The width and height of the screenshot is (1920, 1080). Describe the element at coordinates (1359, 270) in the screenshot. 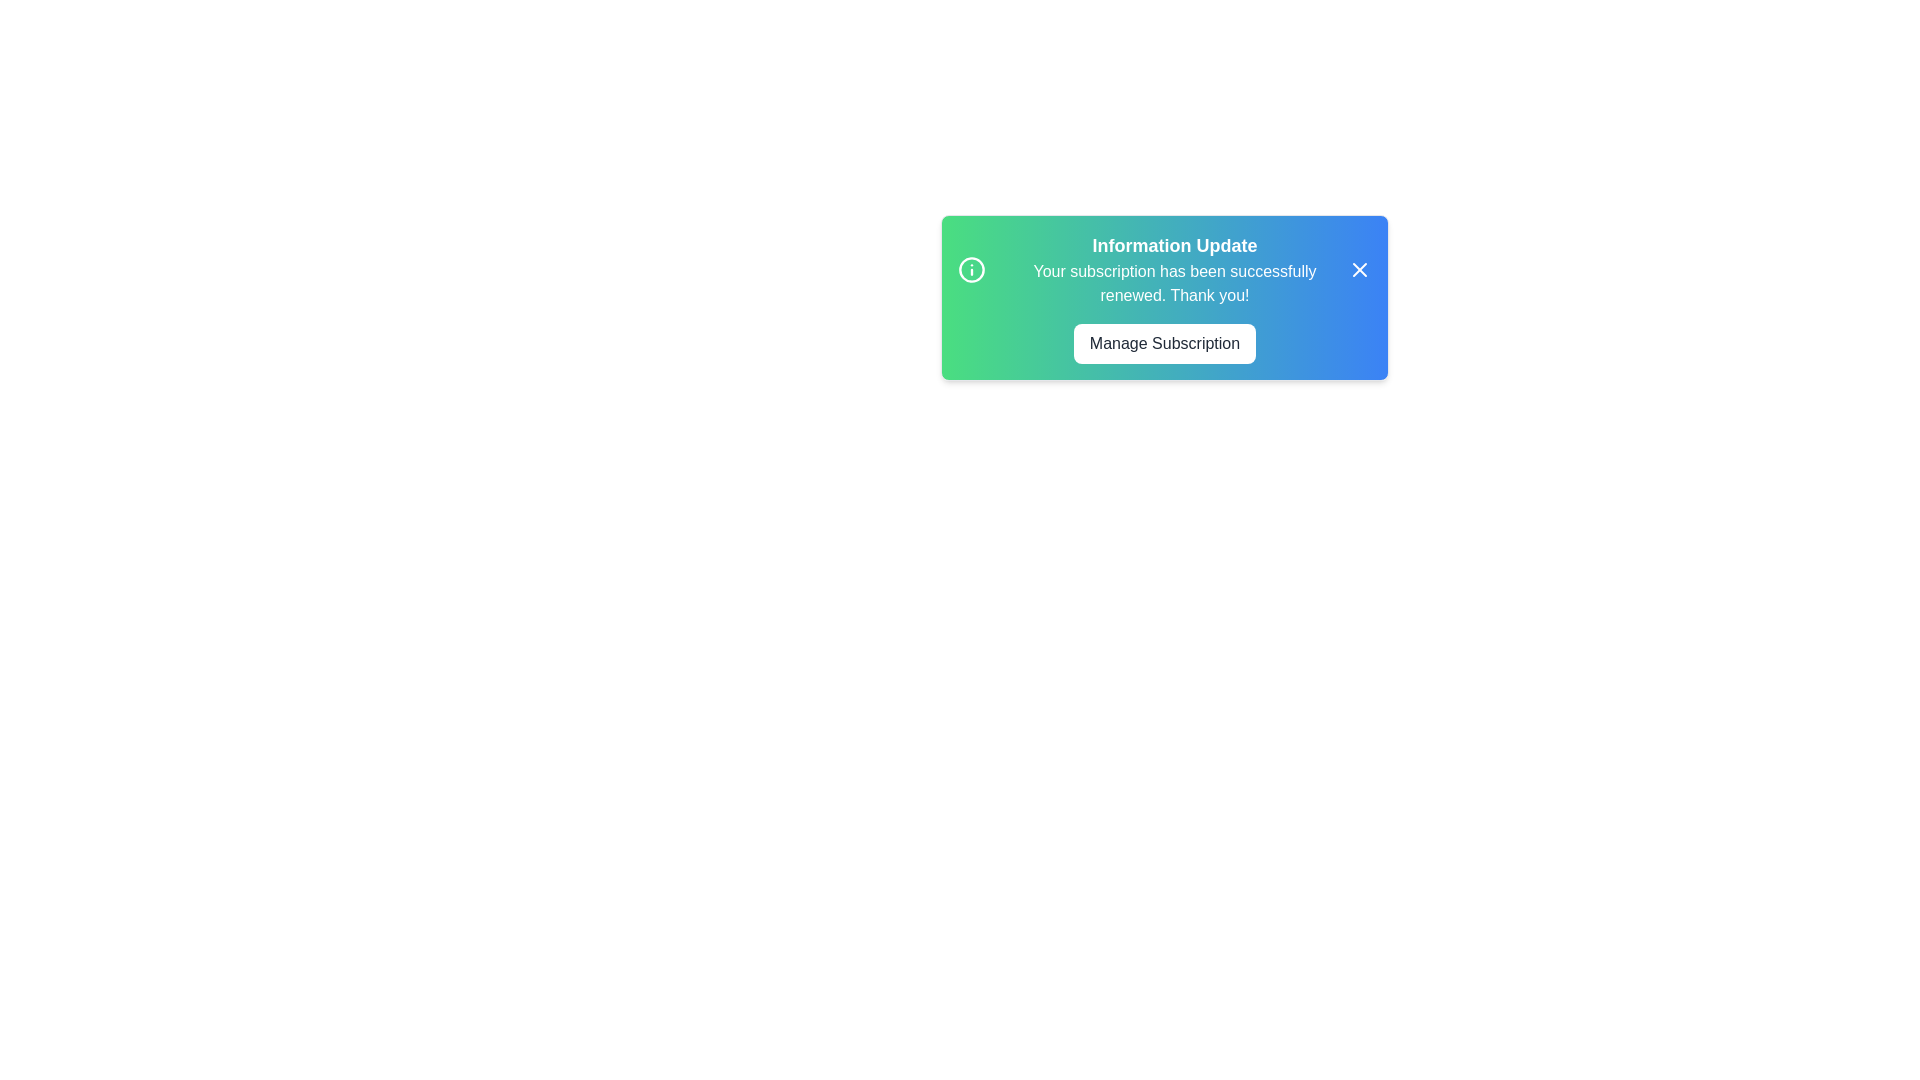

I see `the close button to dismiss the alert` at that location.